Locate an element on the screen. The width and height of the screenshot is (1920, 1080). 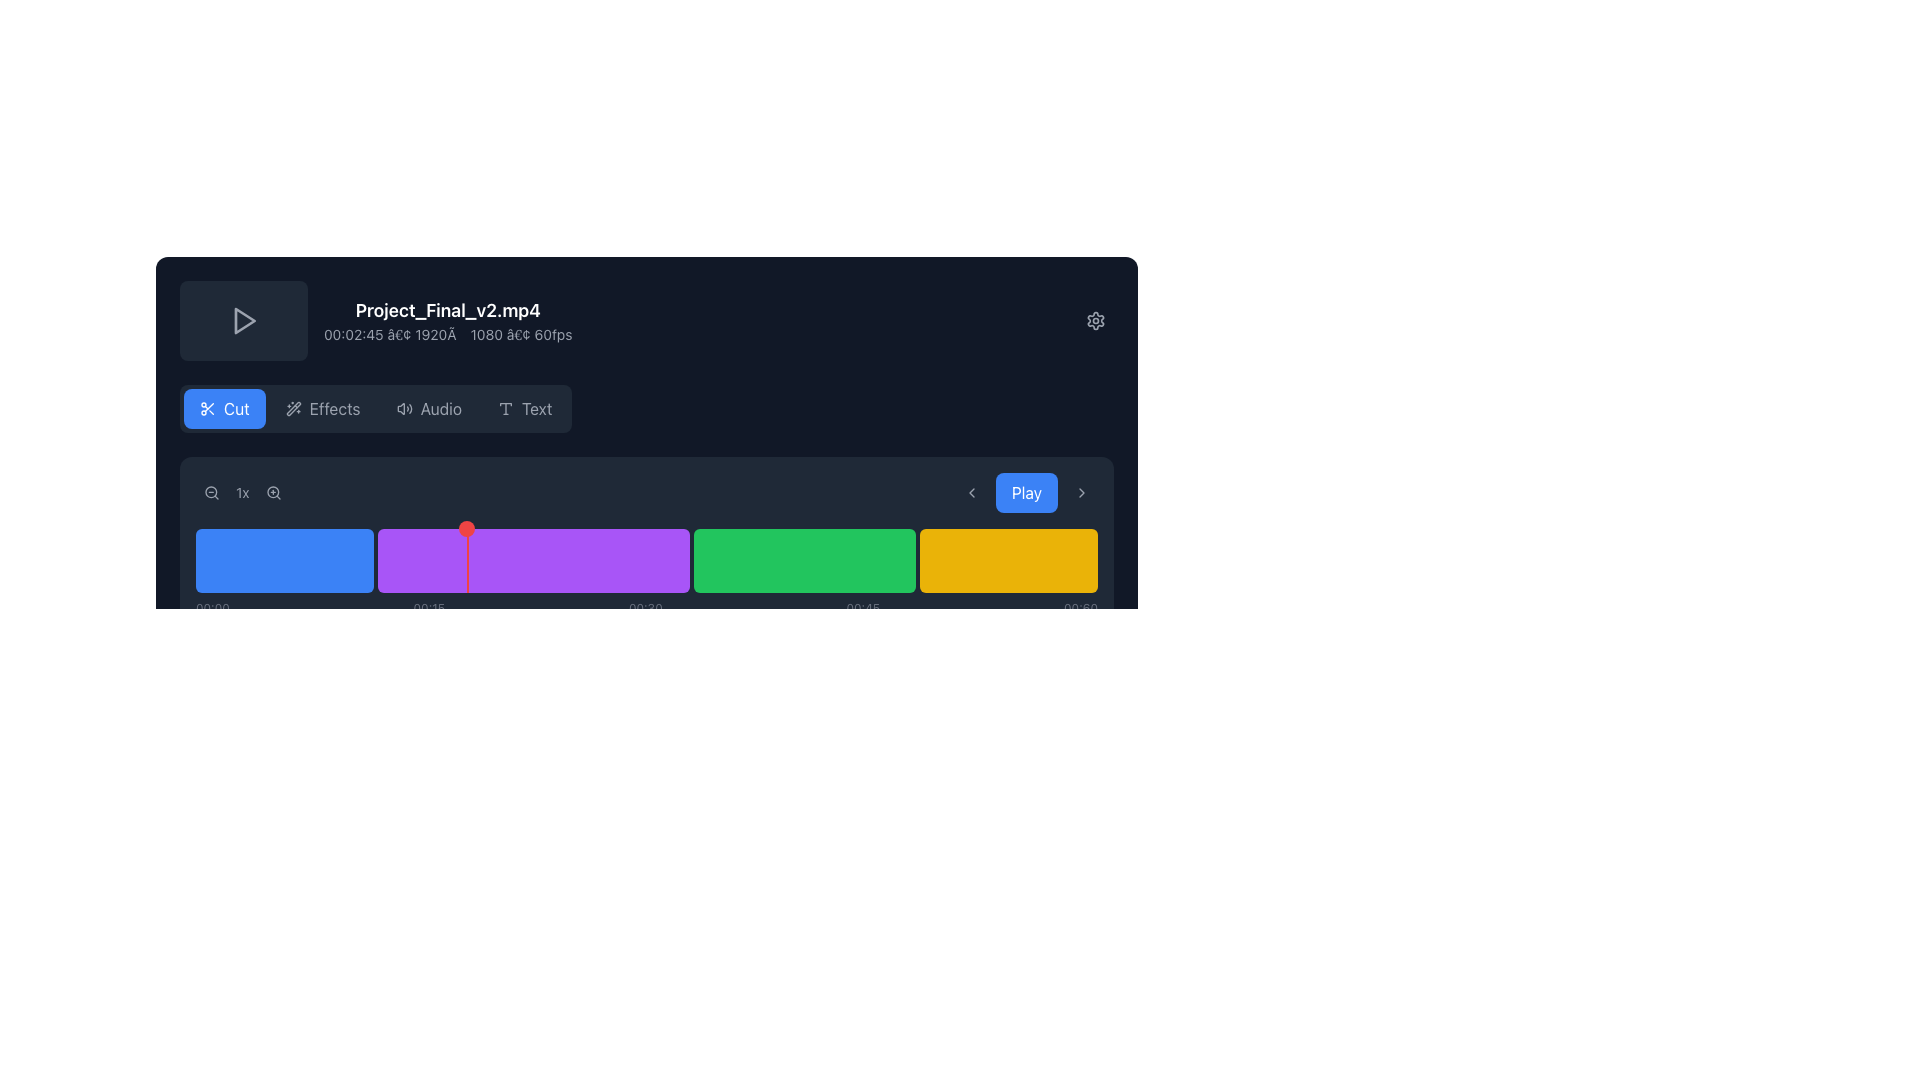
the zoom out button is located at coordinates (211, 493).